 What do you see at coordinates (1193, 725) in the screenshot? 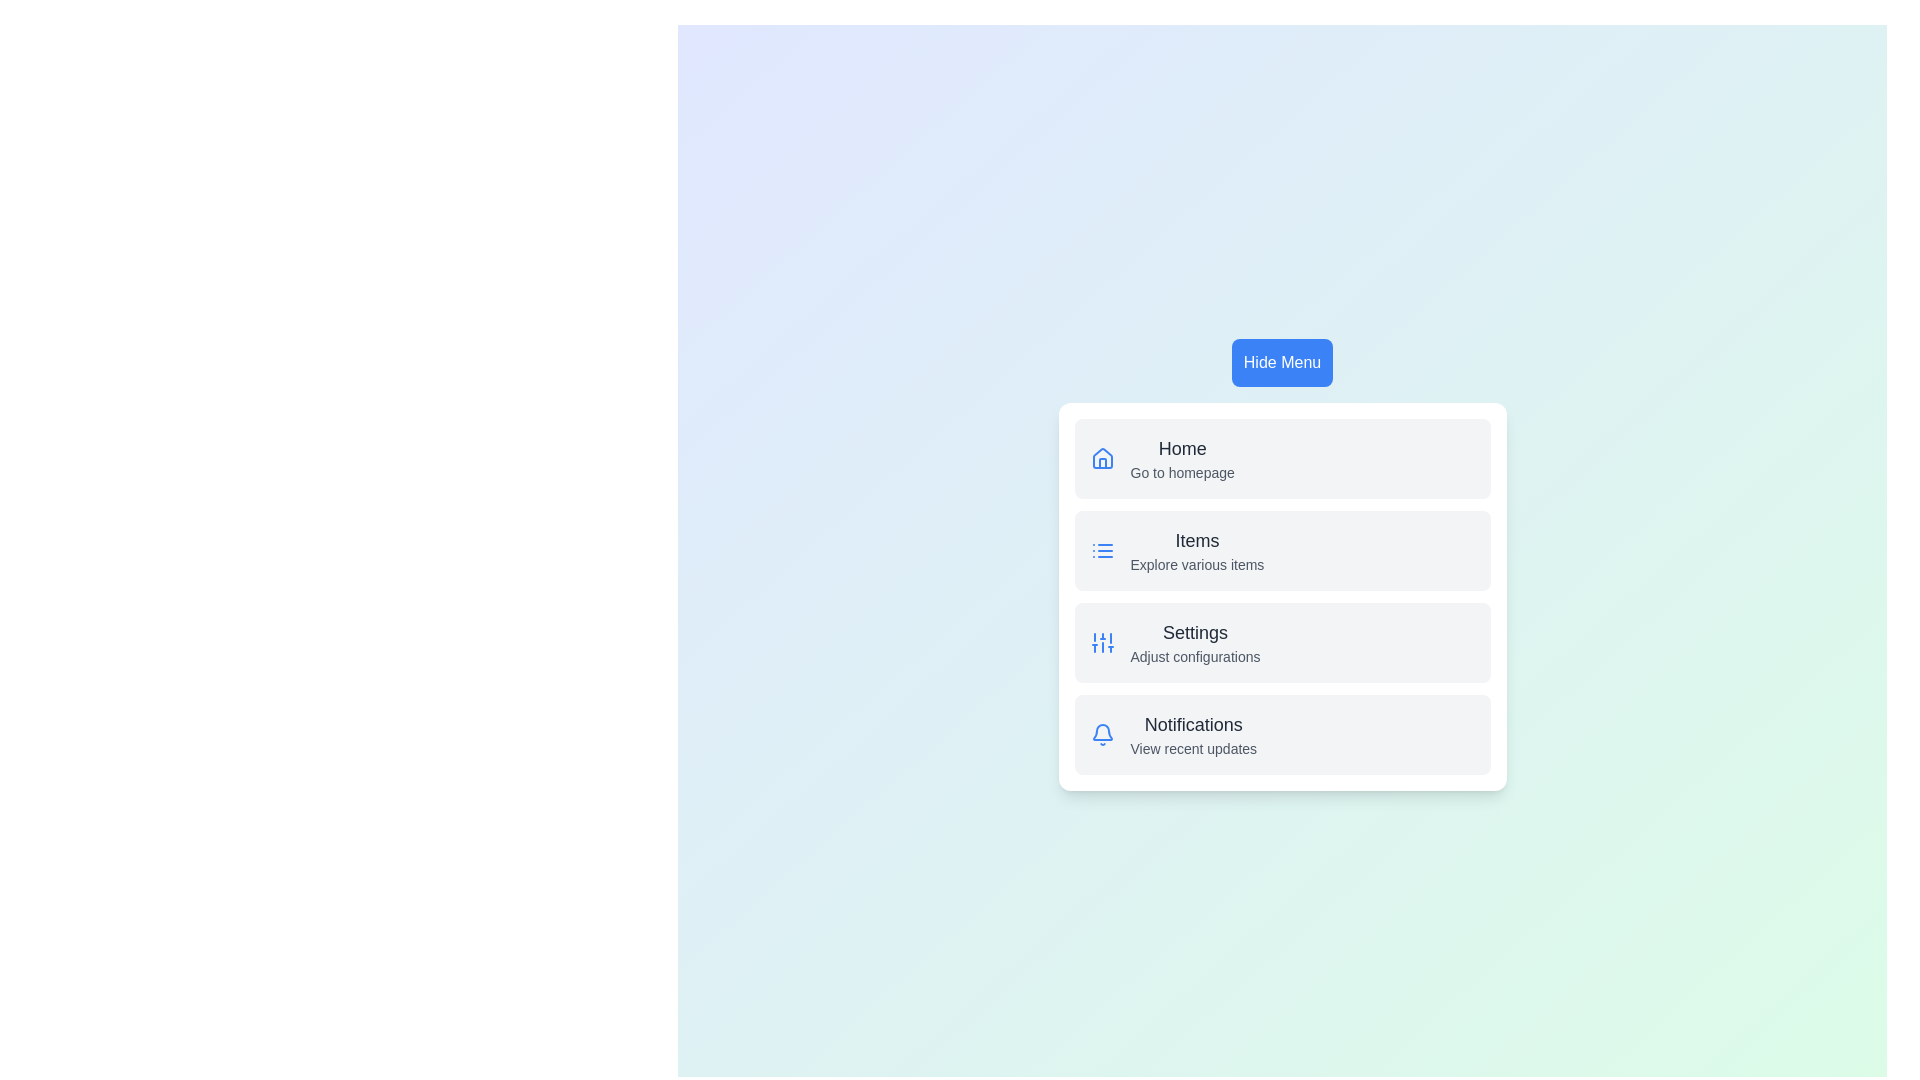
I see `the menu item labeled Notifications` at bounding box center [1193, 725].